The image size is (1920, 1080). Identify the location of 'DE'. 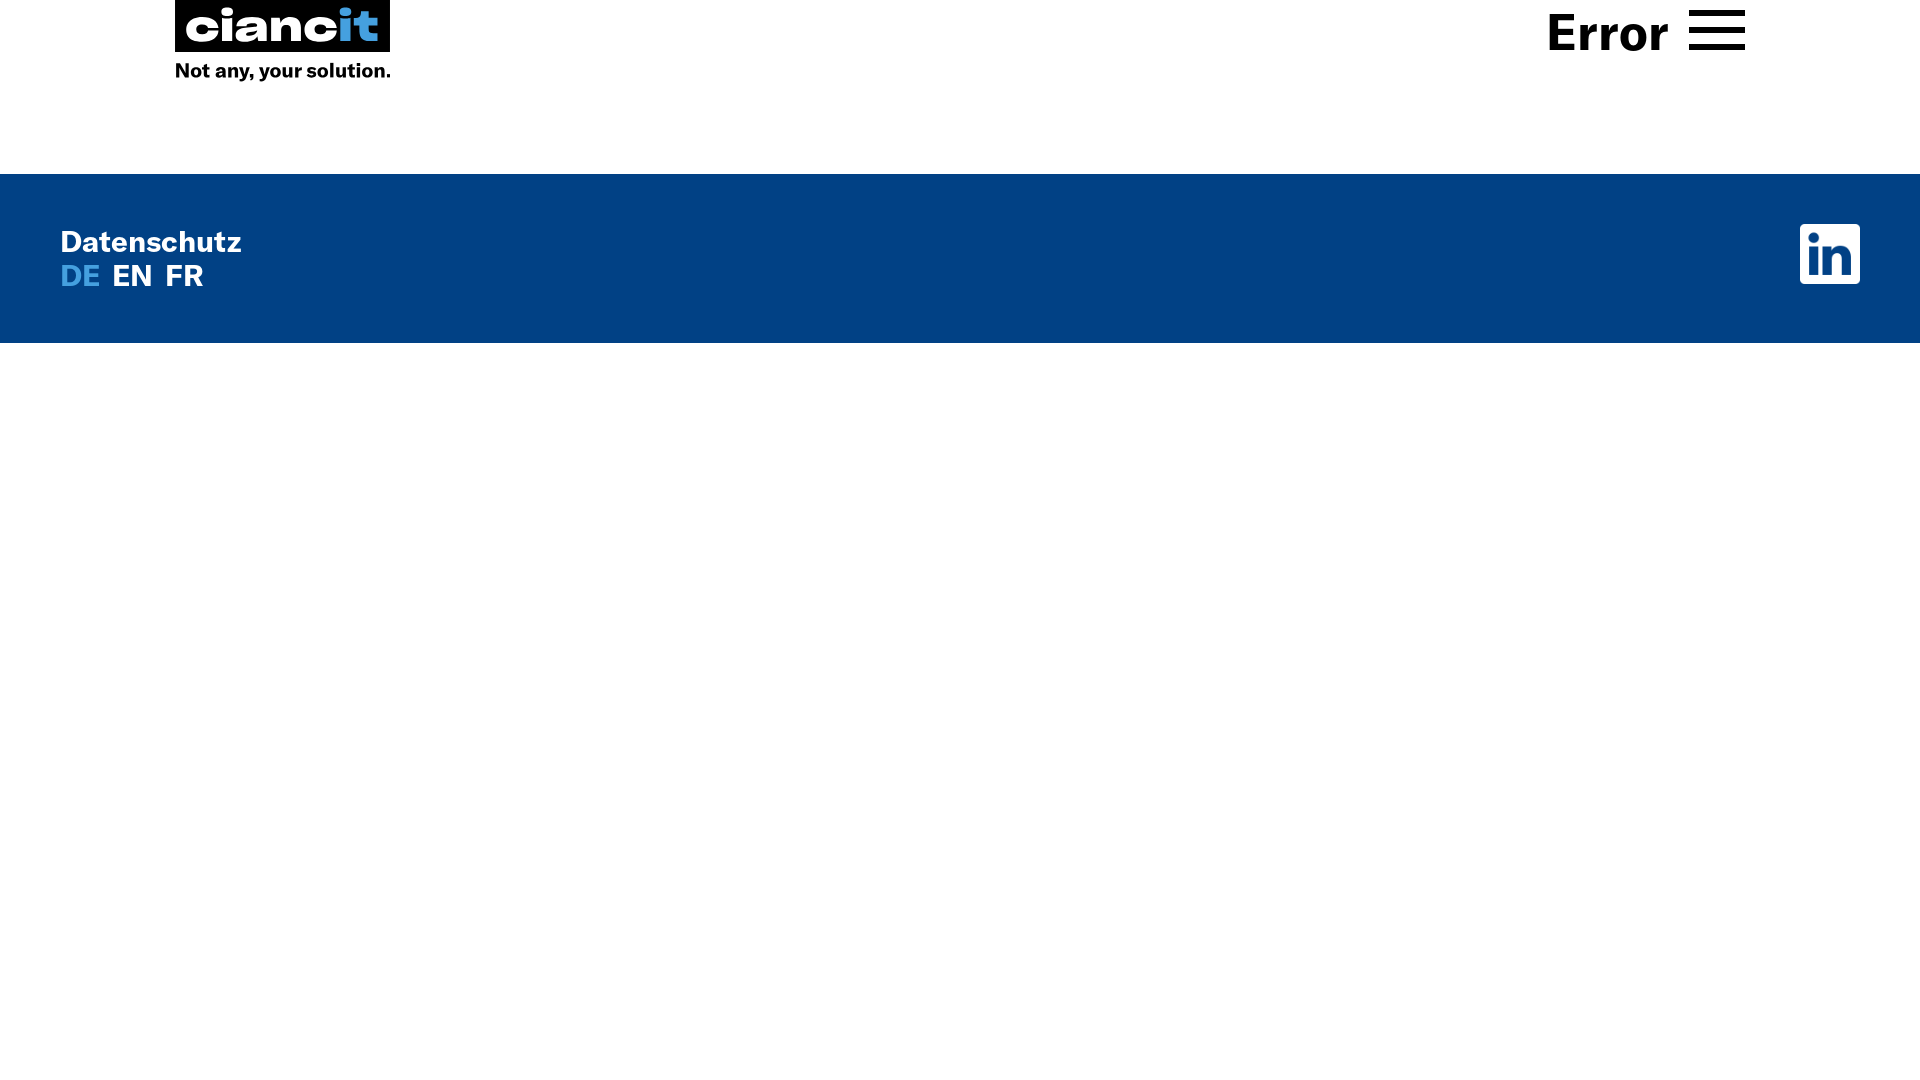
(59, 274).